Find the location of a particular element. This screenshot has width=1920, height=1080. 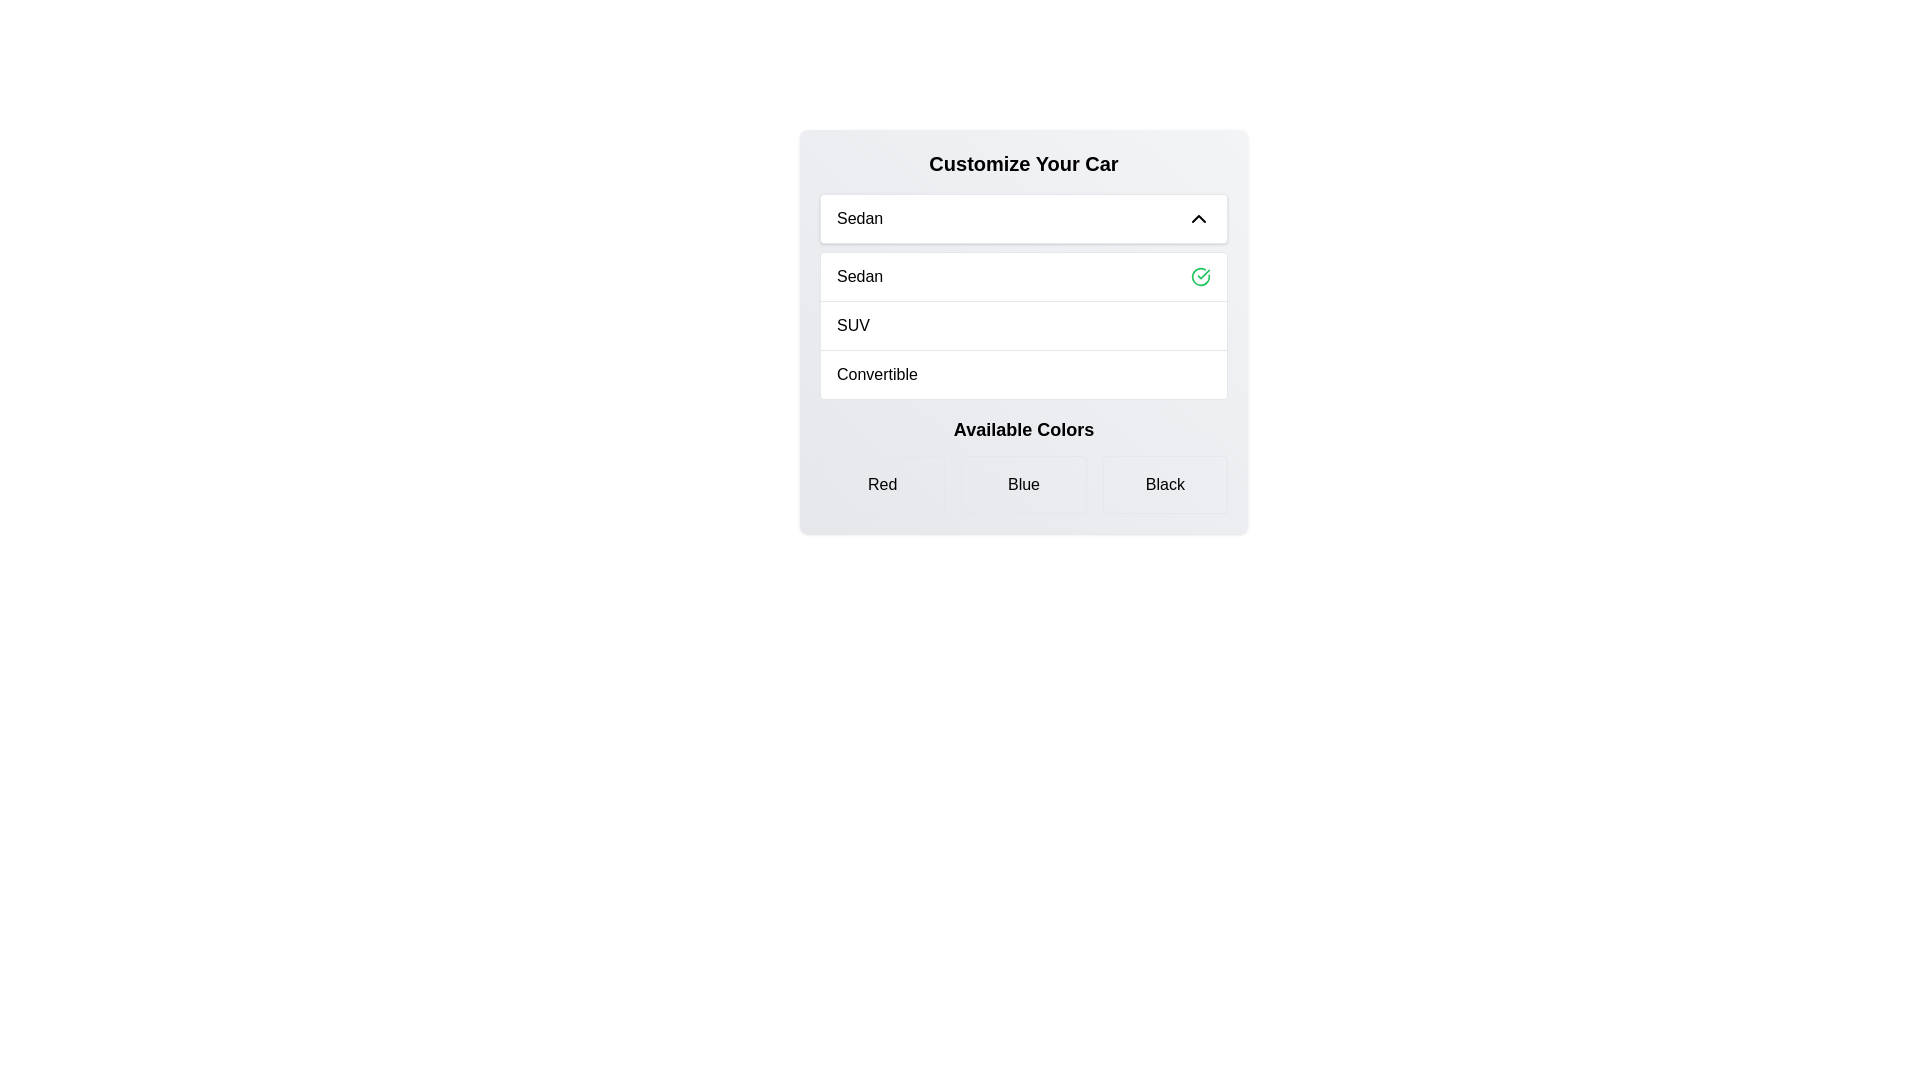

the text label 'Sedan' in the dropdown menu is located at coordinates (860, 277).